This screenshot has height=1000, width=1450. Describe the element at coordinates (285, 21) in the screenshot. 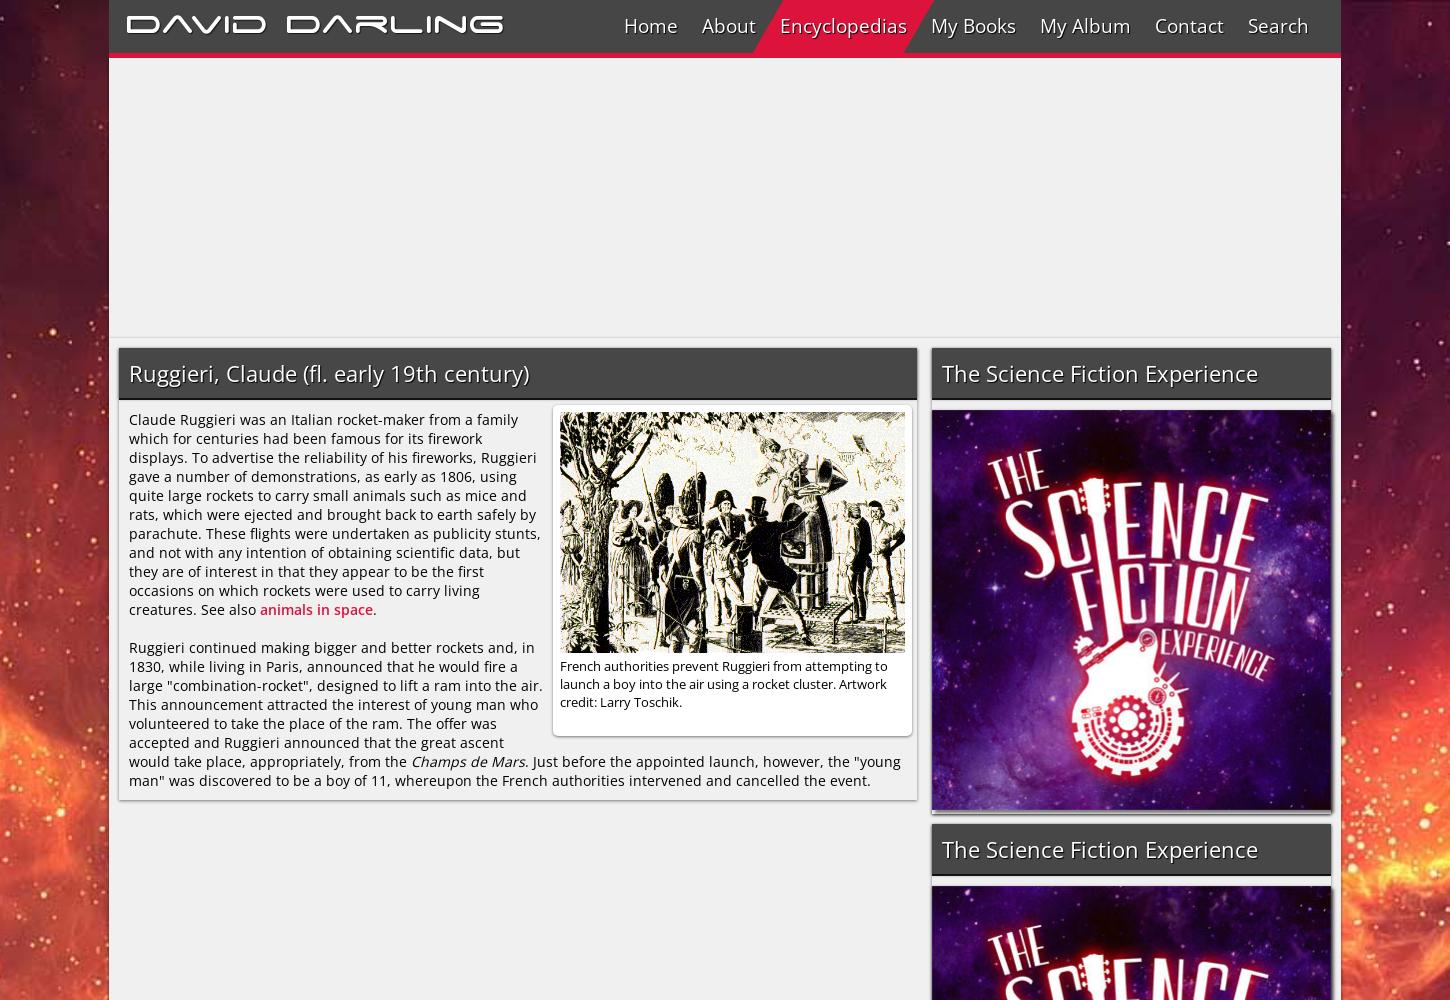

I see `'Darling'` at that location.